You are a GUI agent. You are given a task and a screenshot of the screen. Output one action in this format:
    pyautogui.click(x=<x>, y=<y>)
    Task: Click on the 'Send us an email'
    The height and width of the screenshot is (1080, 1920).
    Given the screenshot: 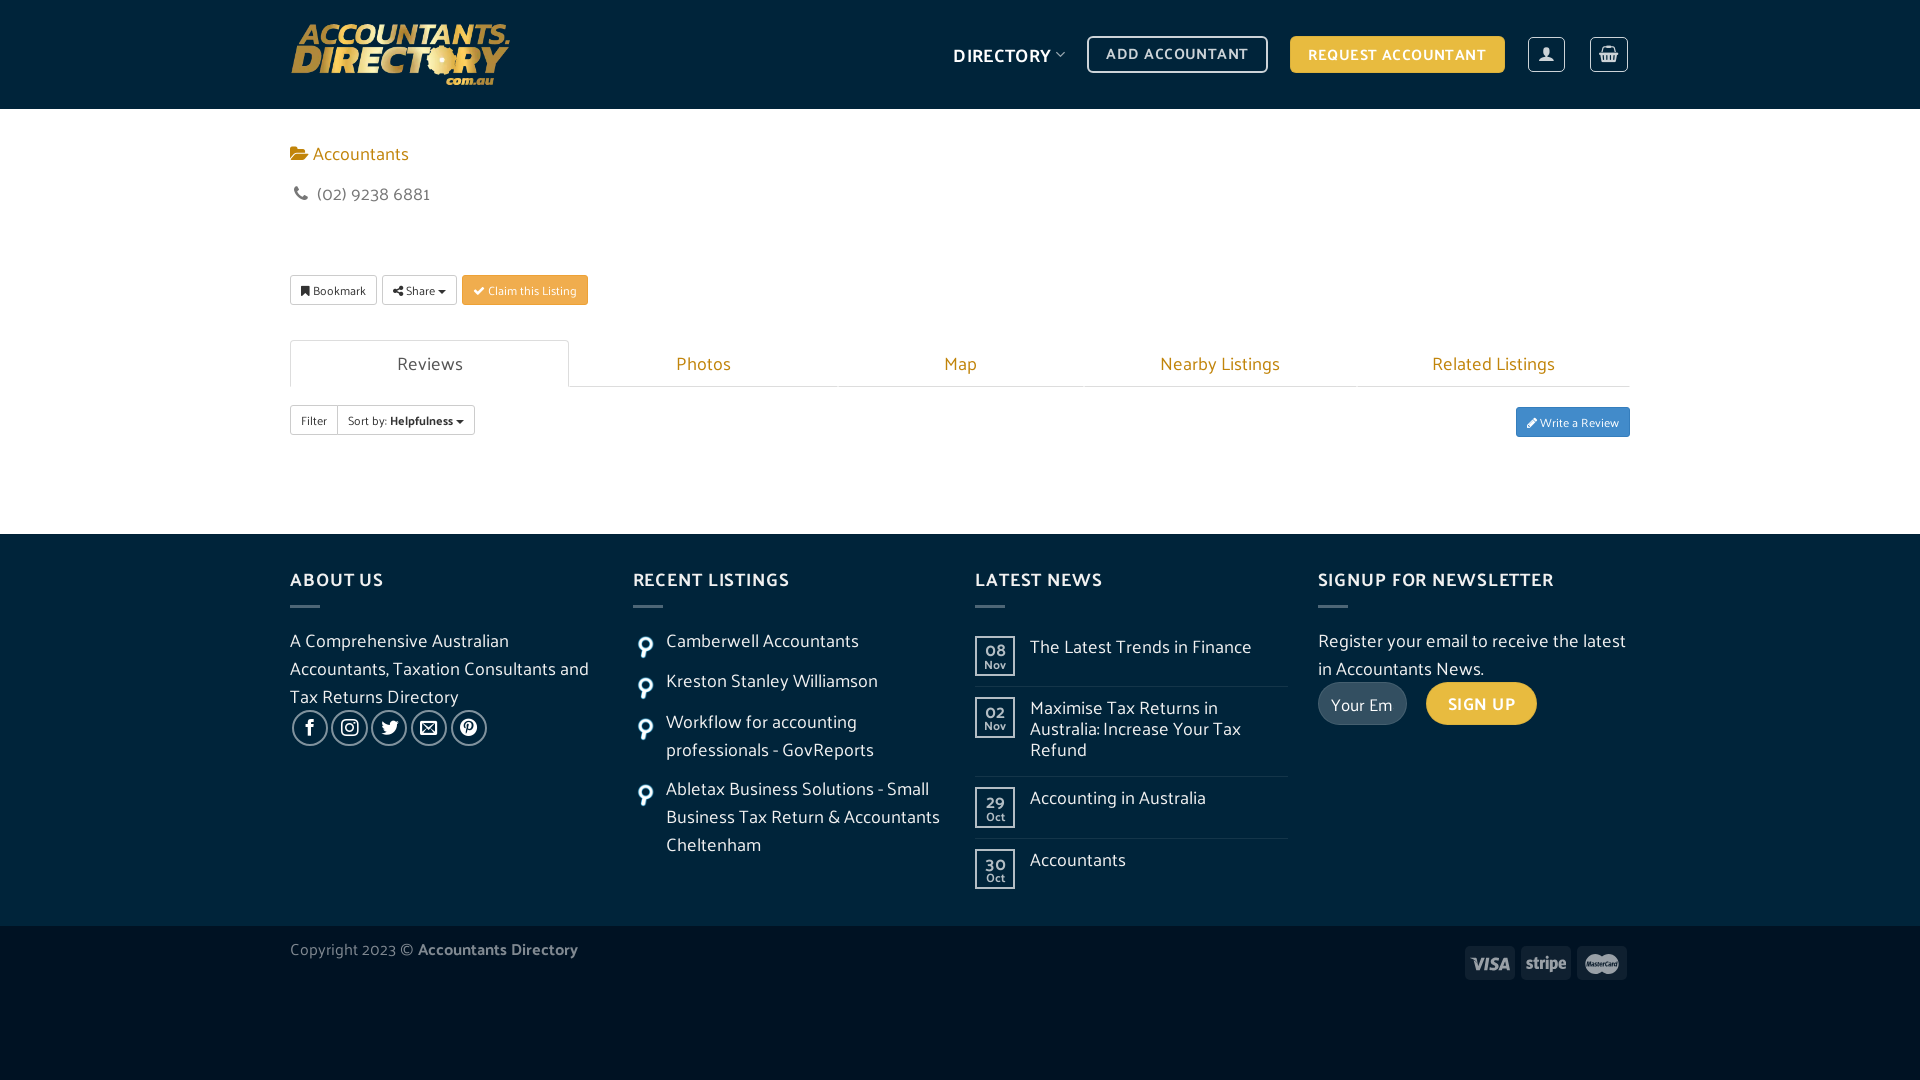 What is the action you would take?
    pyautogui.click(x=427, y=728)
    